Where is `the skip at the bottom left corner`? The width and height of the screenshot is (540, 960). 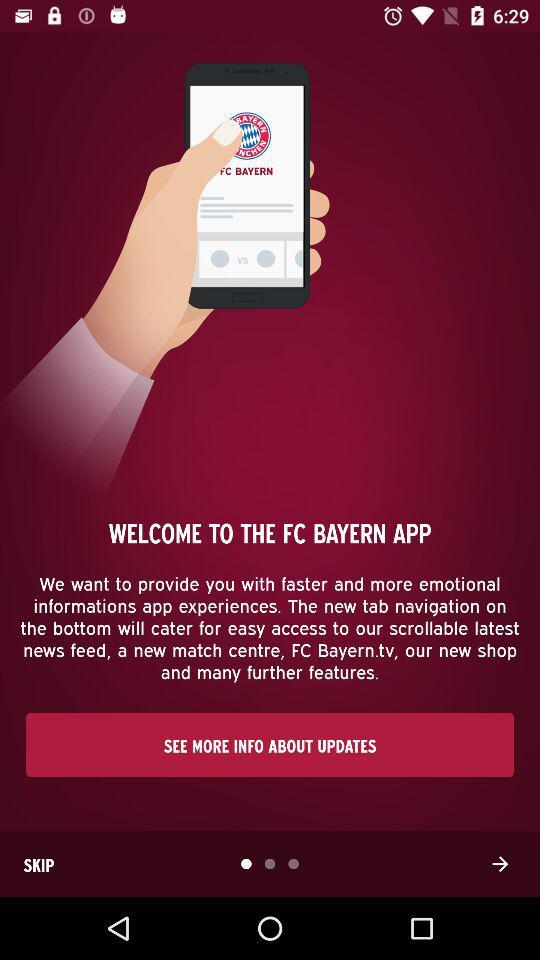
the skip at the bottom left corner is located at coordinates (38, 863).